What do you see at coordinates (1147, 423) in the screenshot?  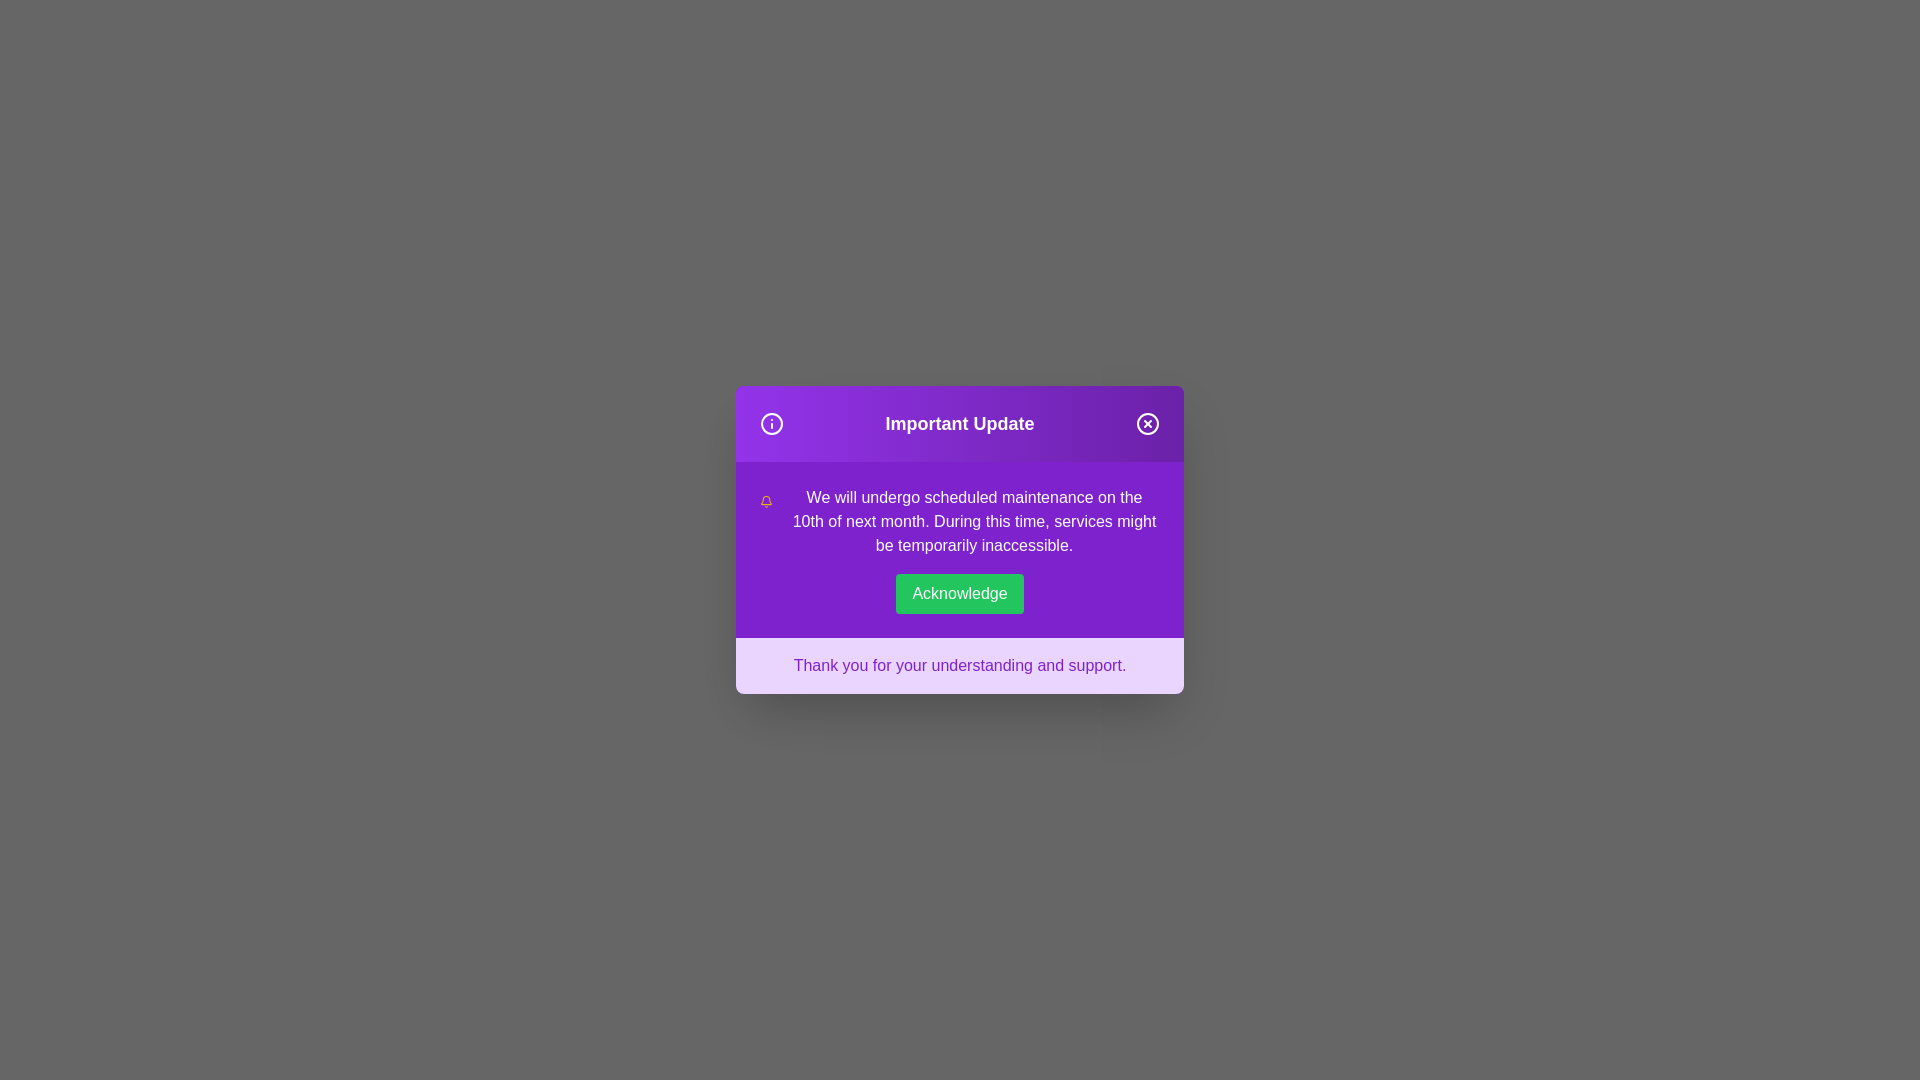 I see `the close button to dismiss the dialog` at bounding box center [1147, 423].